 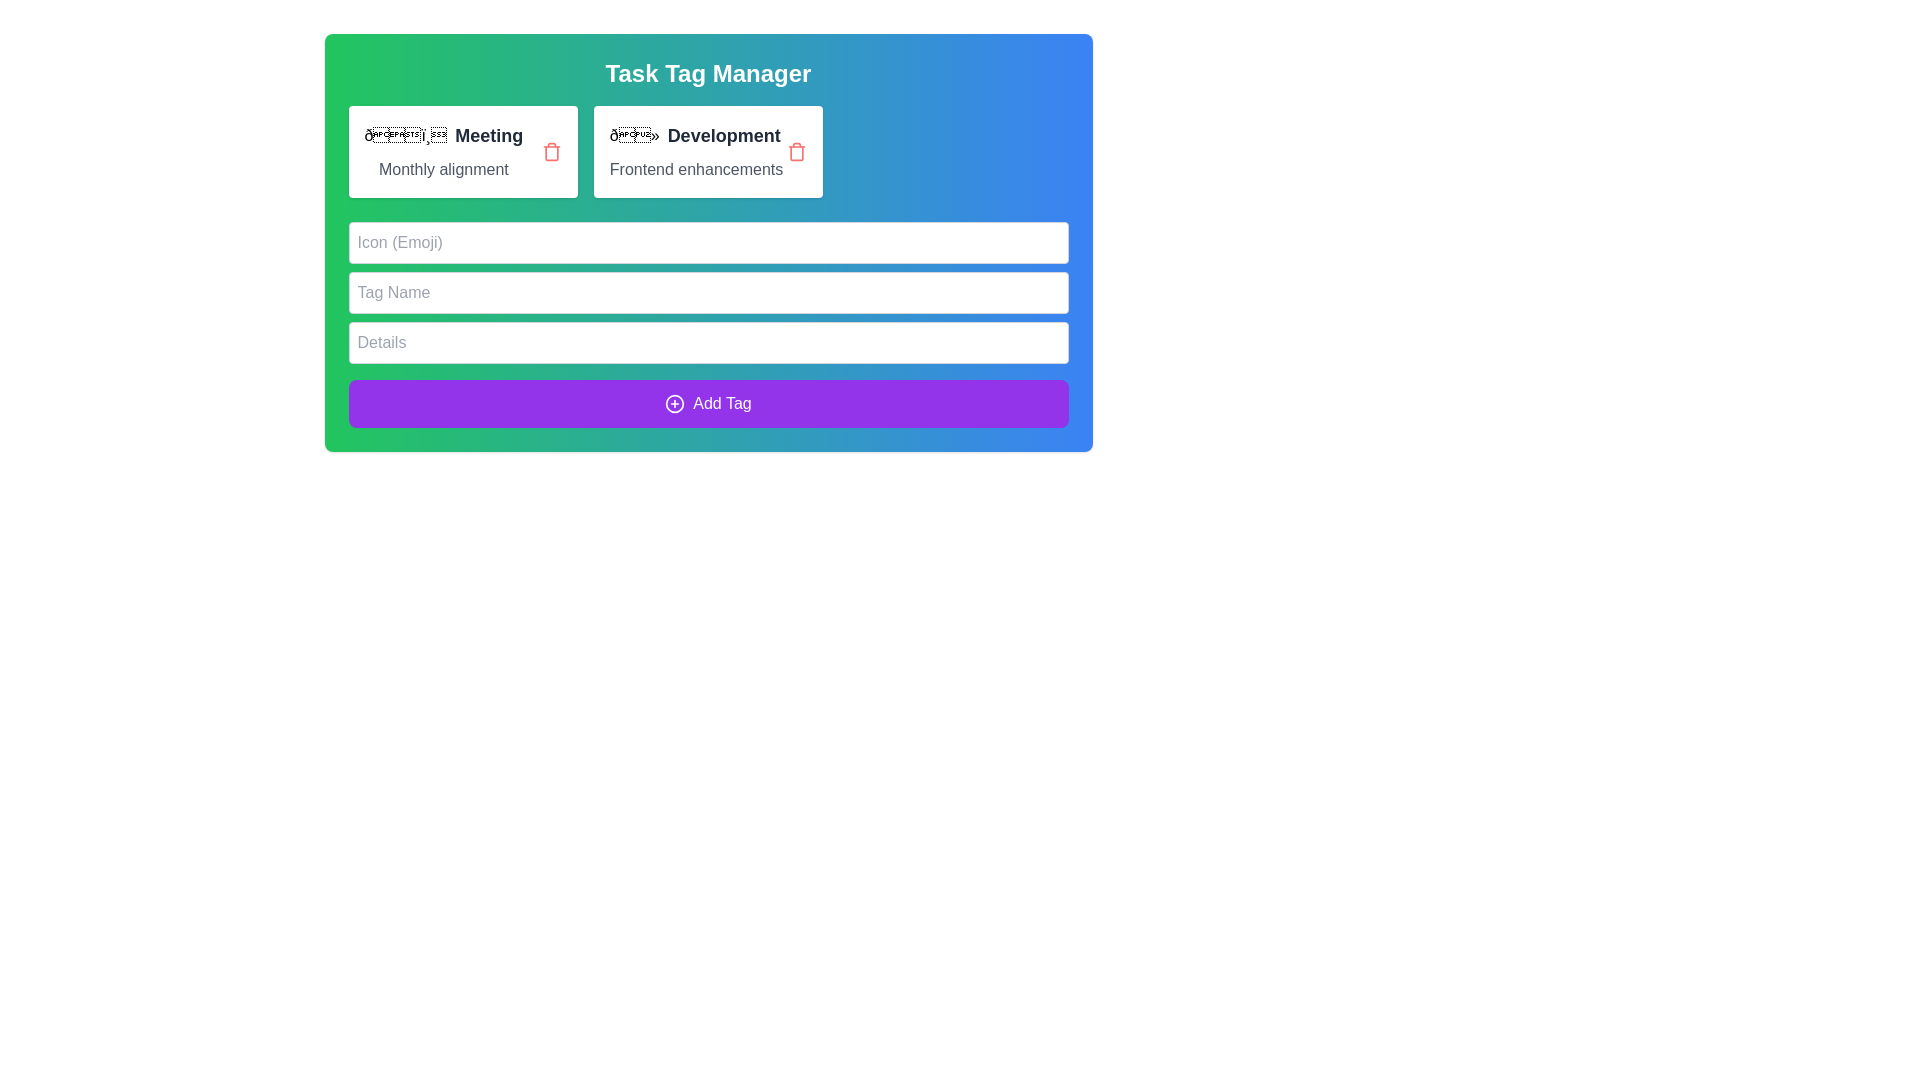 What do you see at coordinates (696, 168) in the screenshot?
I see `the text label displaying 'Frontend enhancements' in gray color, which is located beneath the 'Development' title` at bounding box center [696, 168].